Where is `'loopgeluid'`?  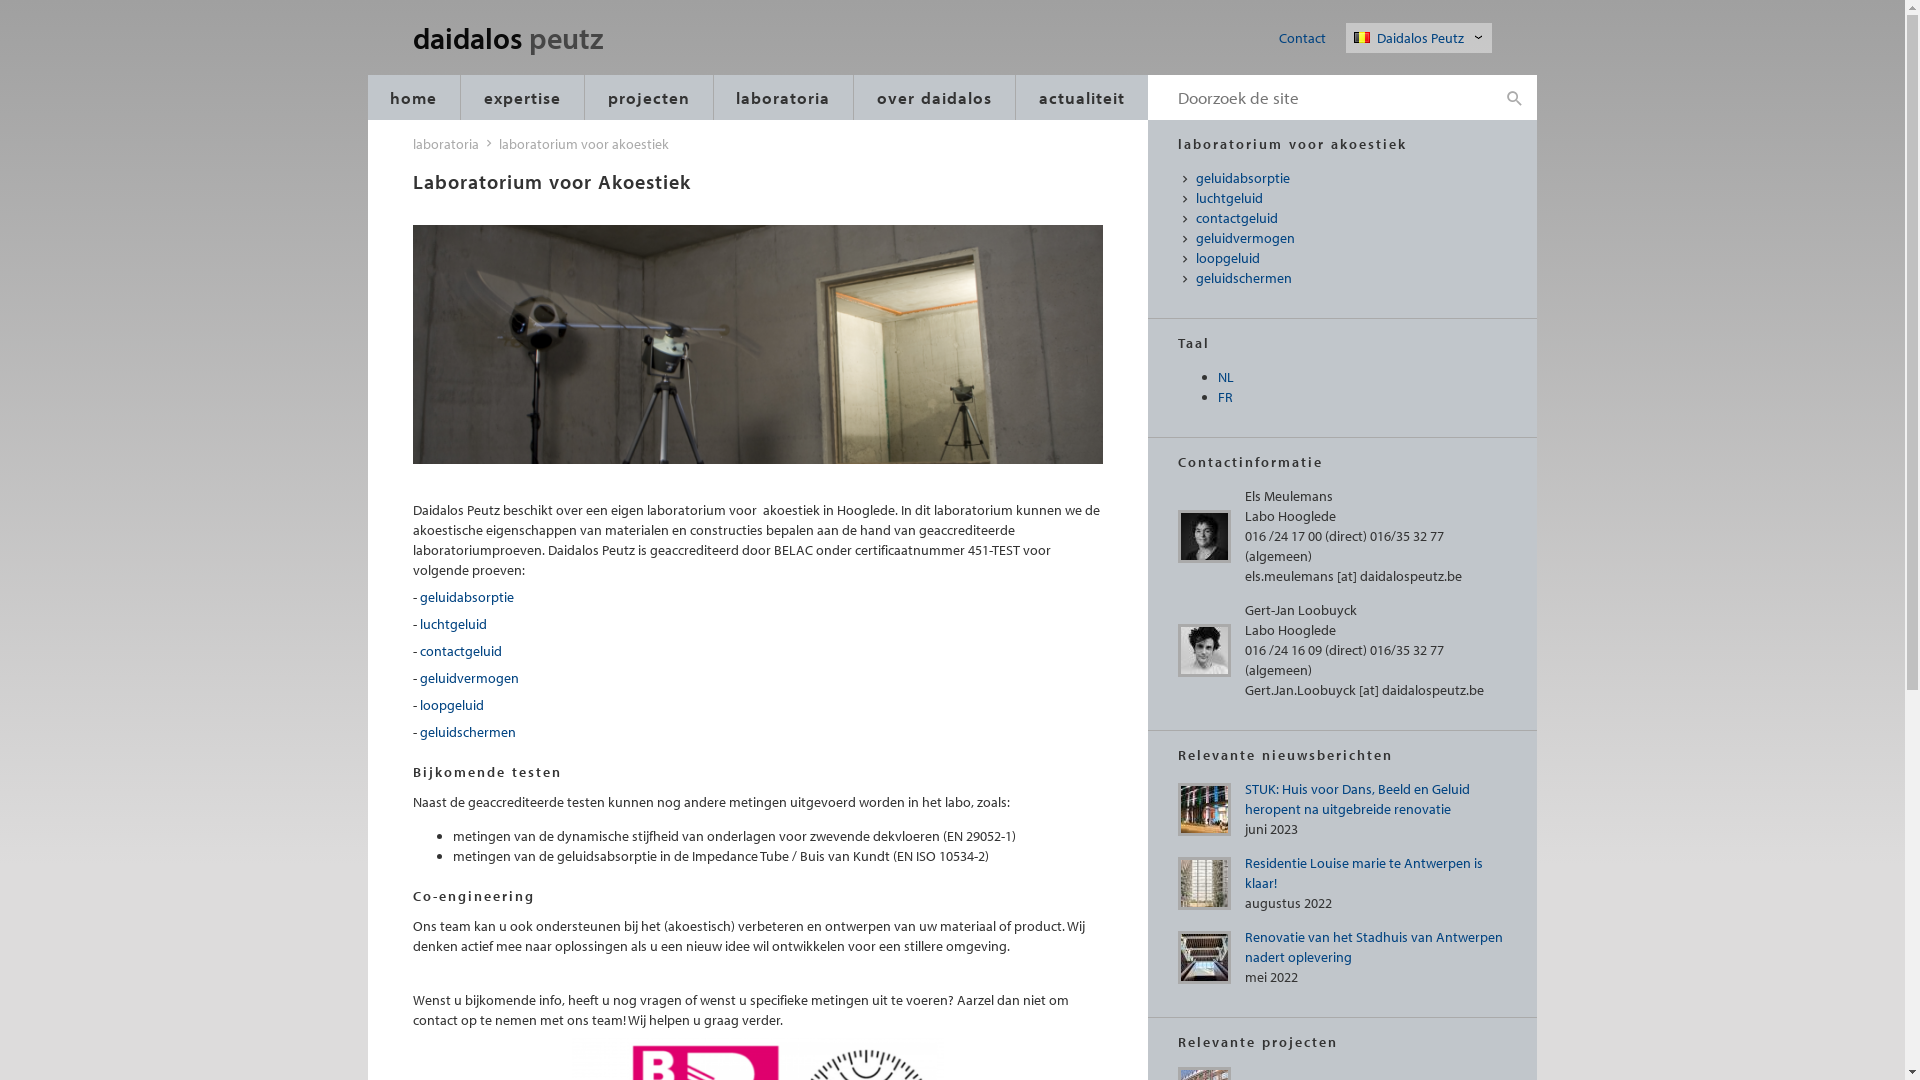 'loopgeluid' is located at coordinates (450, 704).